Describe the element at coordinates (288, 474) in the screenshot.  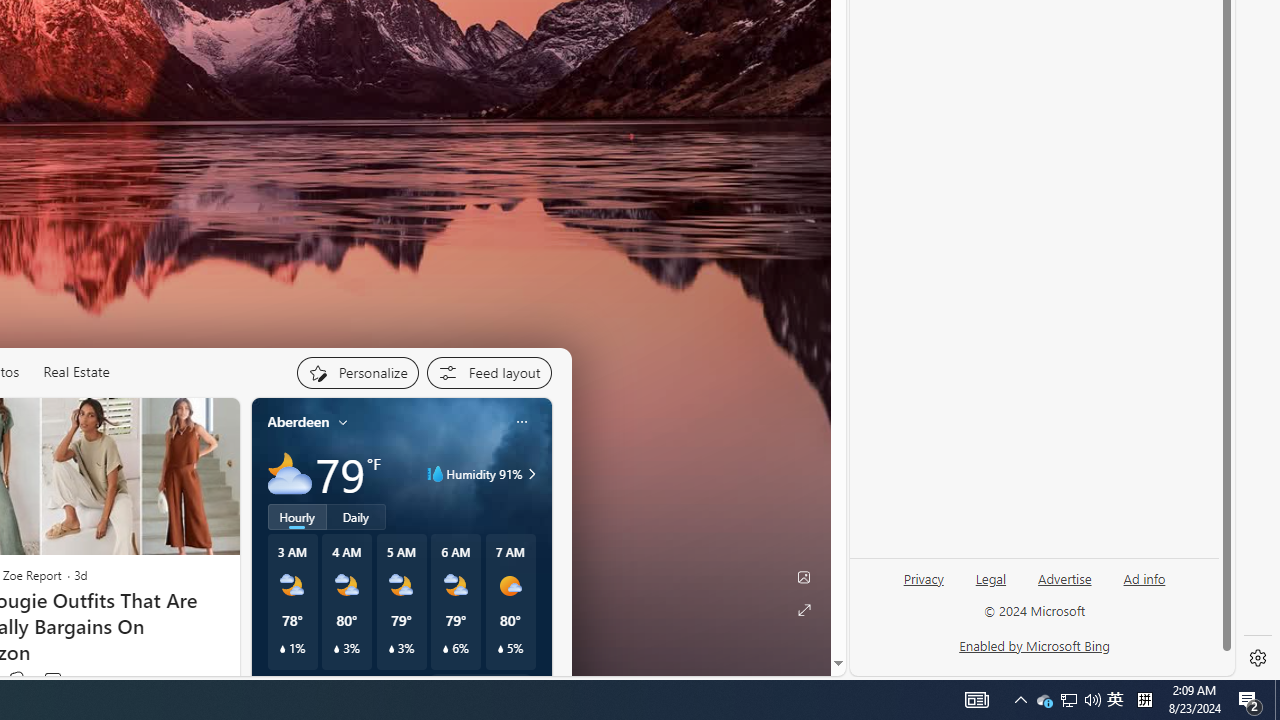
I see `'Mostly cloudy'` at that location.